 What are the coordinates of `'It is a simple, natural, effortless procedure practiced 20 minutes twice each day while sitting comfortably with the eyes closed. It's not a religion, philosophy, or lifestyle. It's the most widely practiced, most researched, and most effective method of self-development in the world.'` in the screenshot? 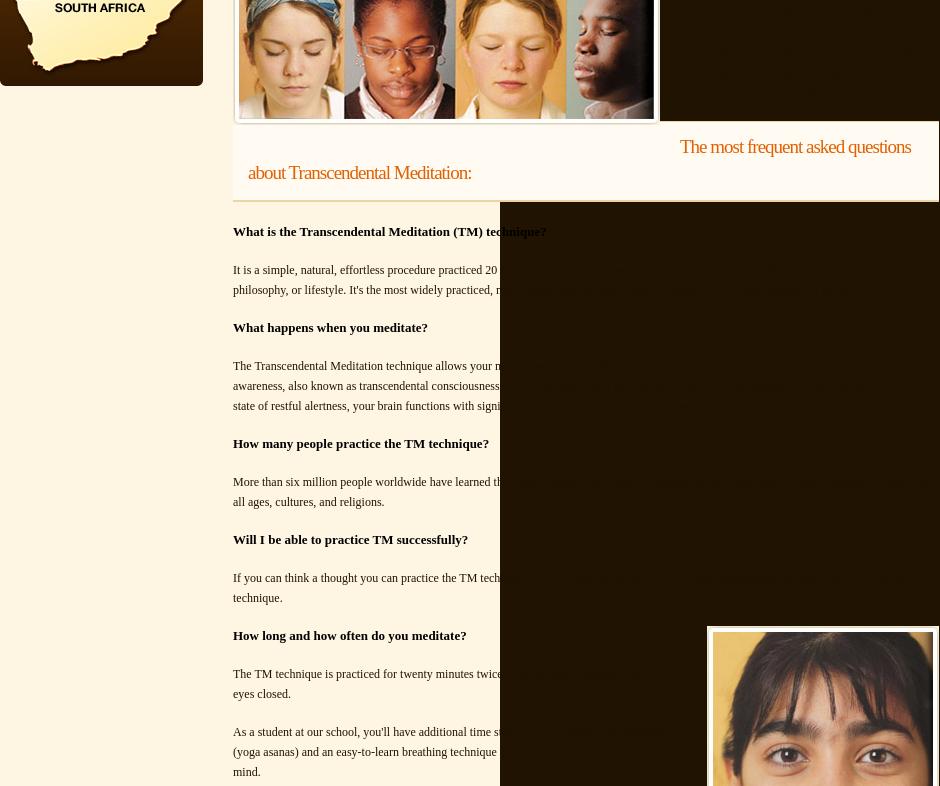 It's located at (579, 279).